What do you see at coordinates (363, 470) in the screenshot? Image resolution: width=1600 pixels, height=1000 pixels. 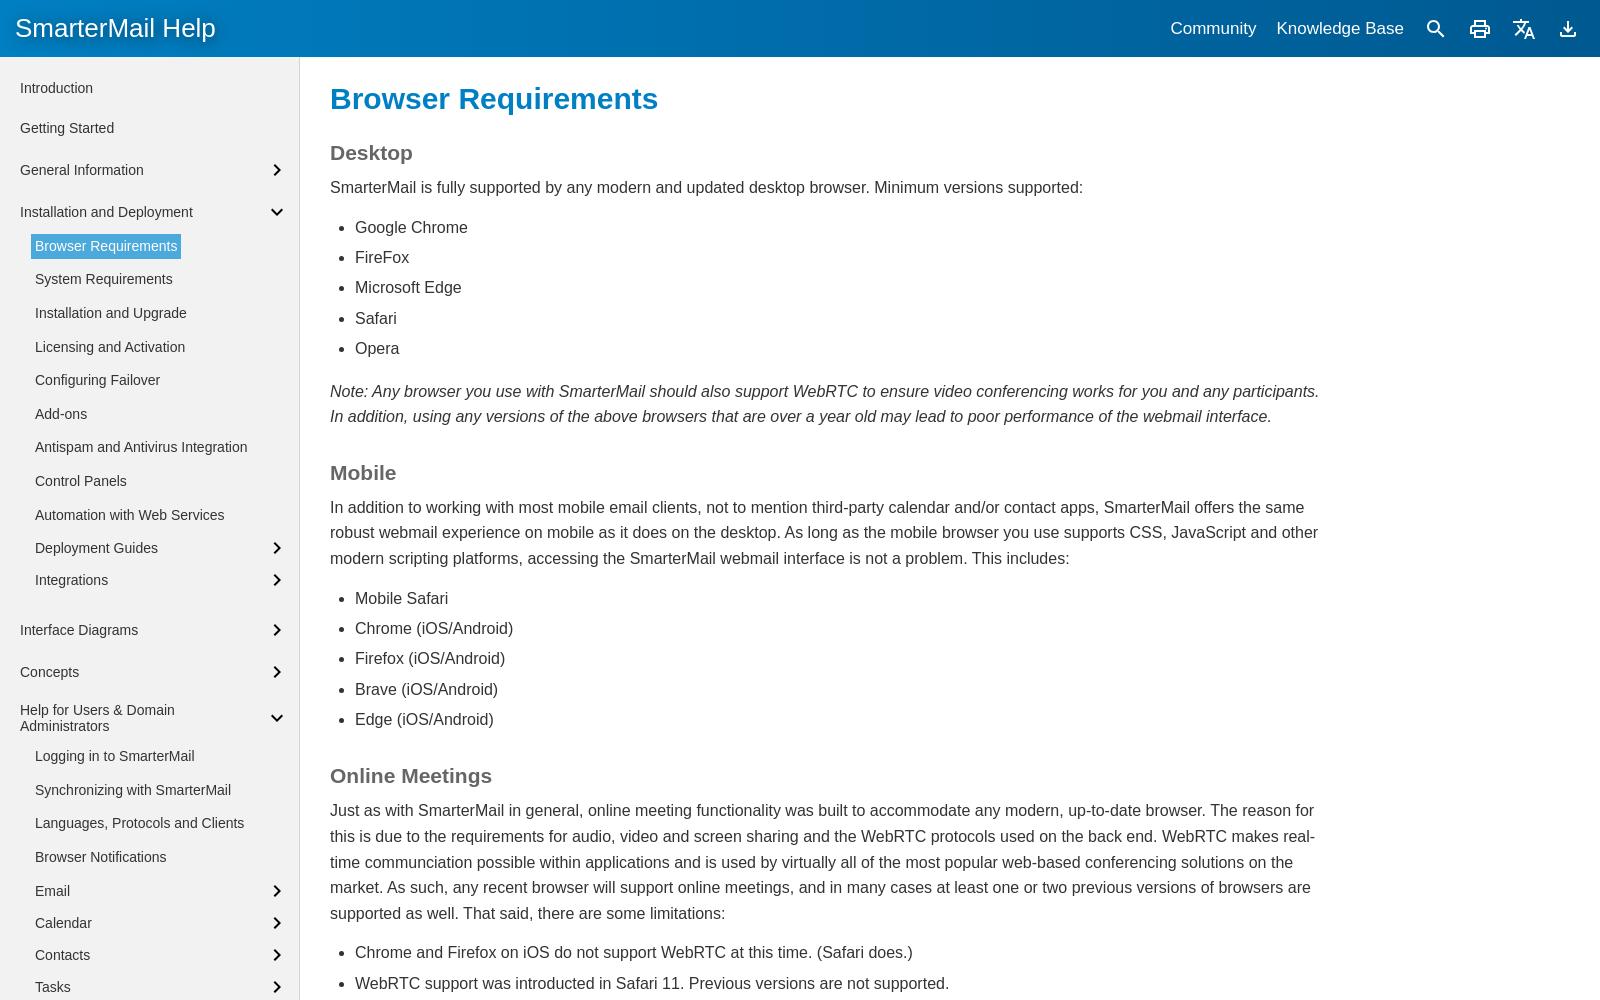 I see `'Mobile'` at bounding box center [363, 470].